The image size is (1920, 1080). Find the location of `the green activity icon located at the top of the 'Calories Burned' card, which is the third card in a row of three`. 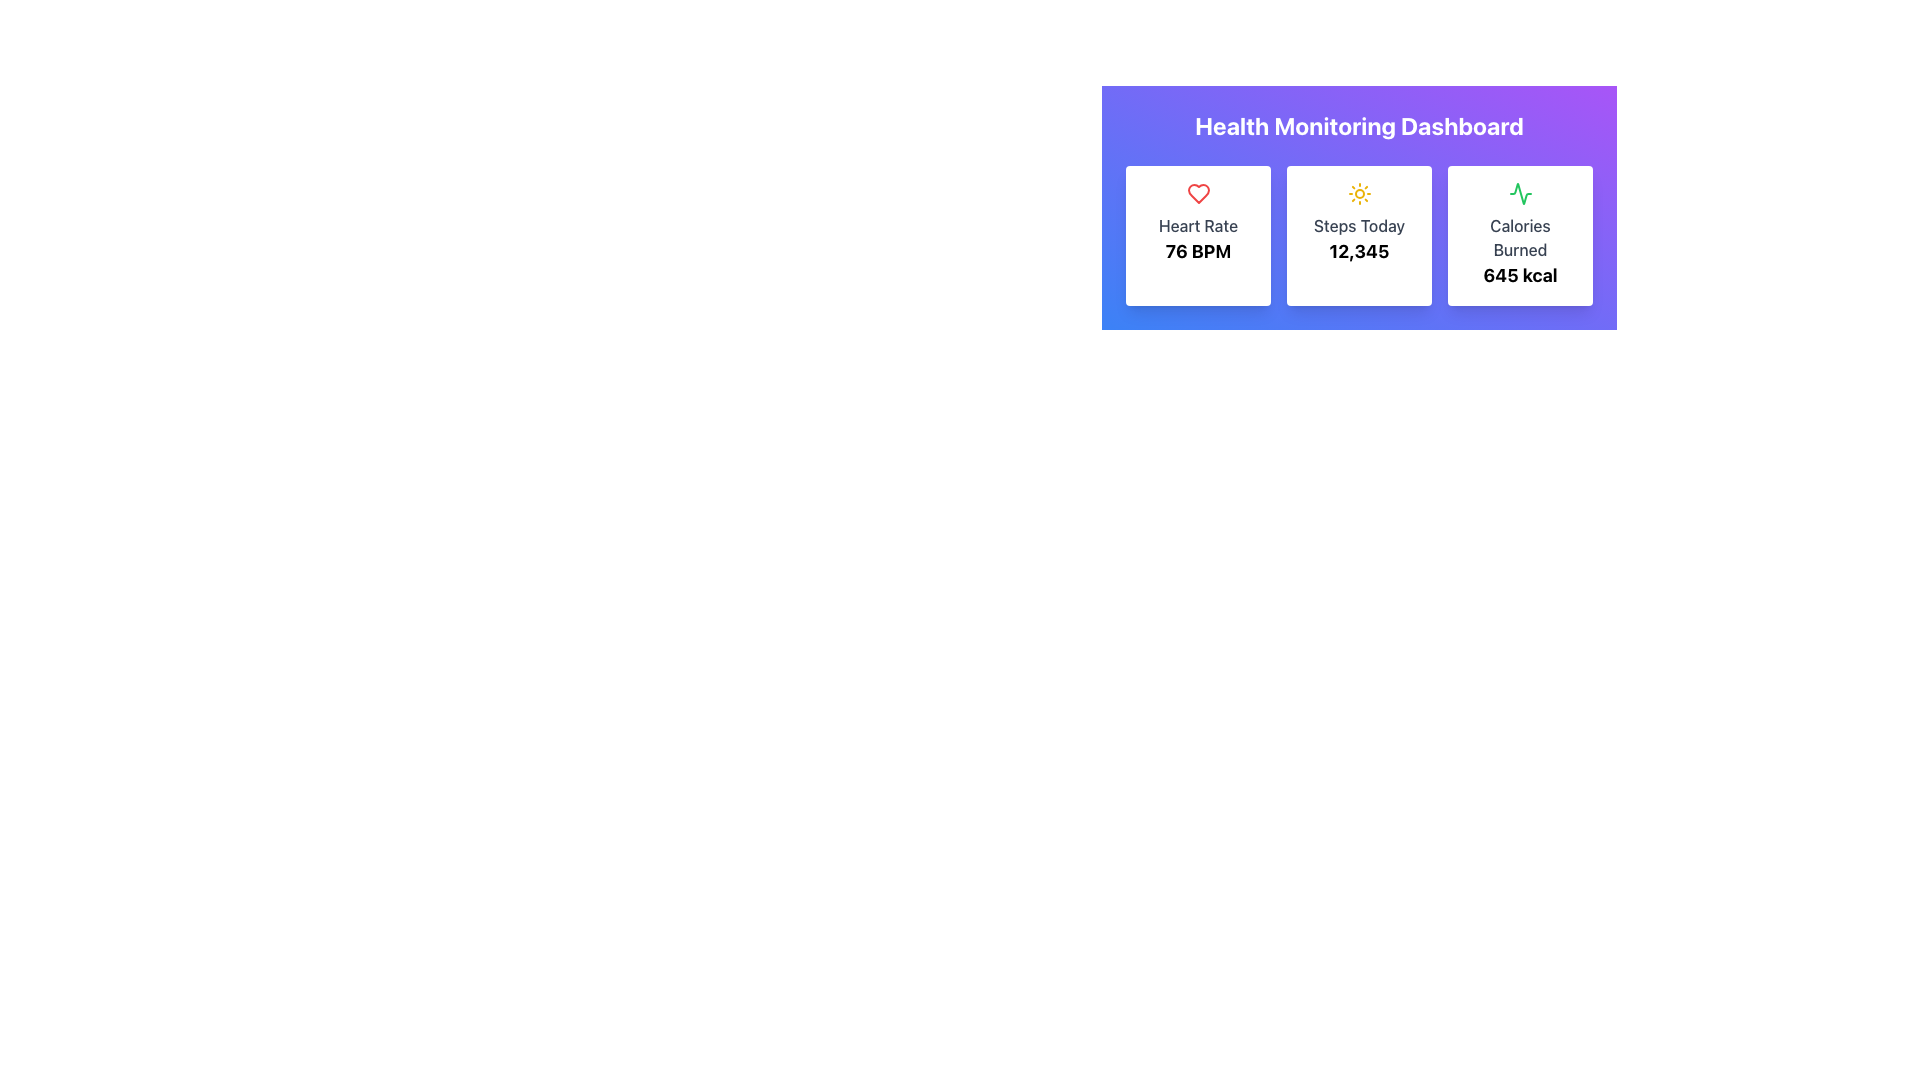

the green activity icon located at the top of the 'Calories Burned' card, which is the third card in a row of three is located at coordinates (1520, 193).